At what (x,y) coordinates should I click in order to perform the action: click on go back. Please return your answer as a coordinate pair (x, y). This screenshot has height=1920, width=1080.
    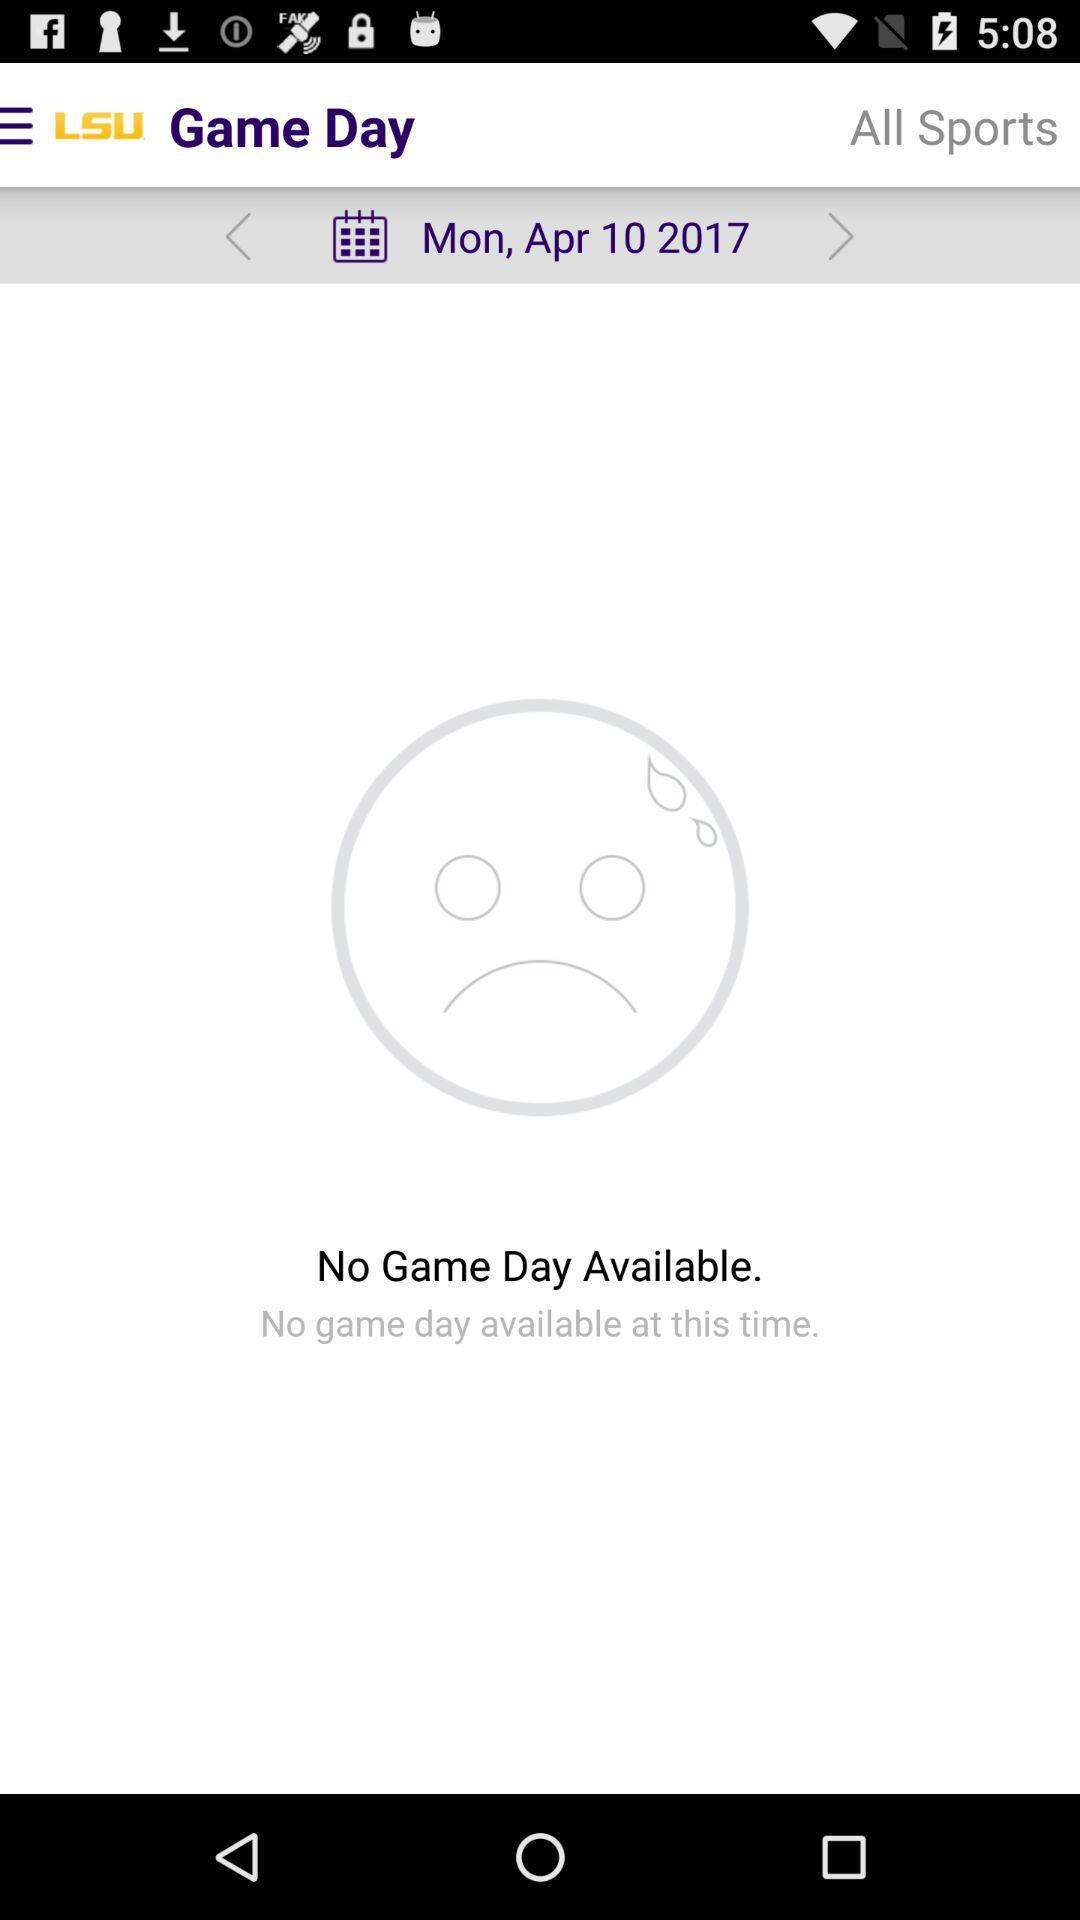
    Looking at the image, I should click on (237, 236).